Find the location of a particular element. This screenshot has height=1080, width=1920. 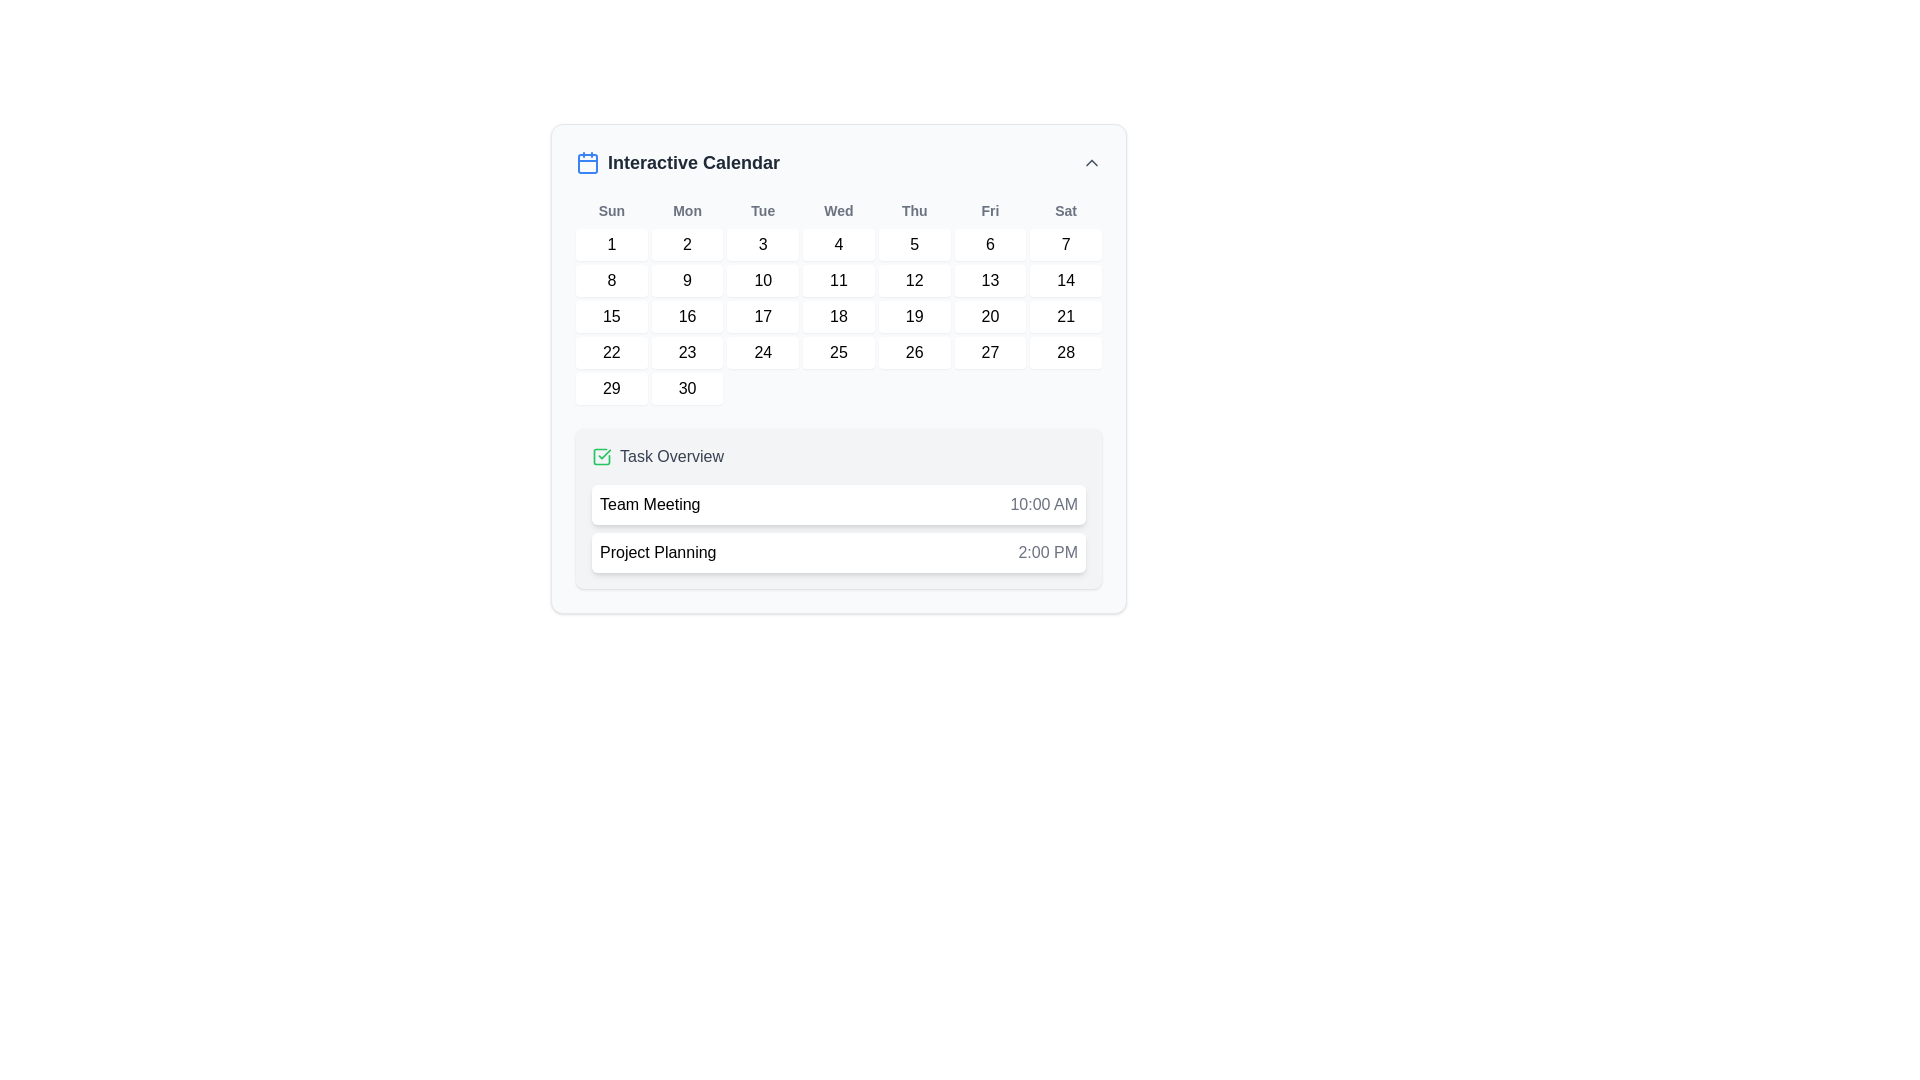

text label displaying the title of a scheduled event, which is positioned to the left of the '10:00 AM' time element in the task overview section is located at coordinates (650, 504).